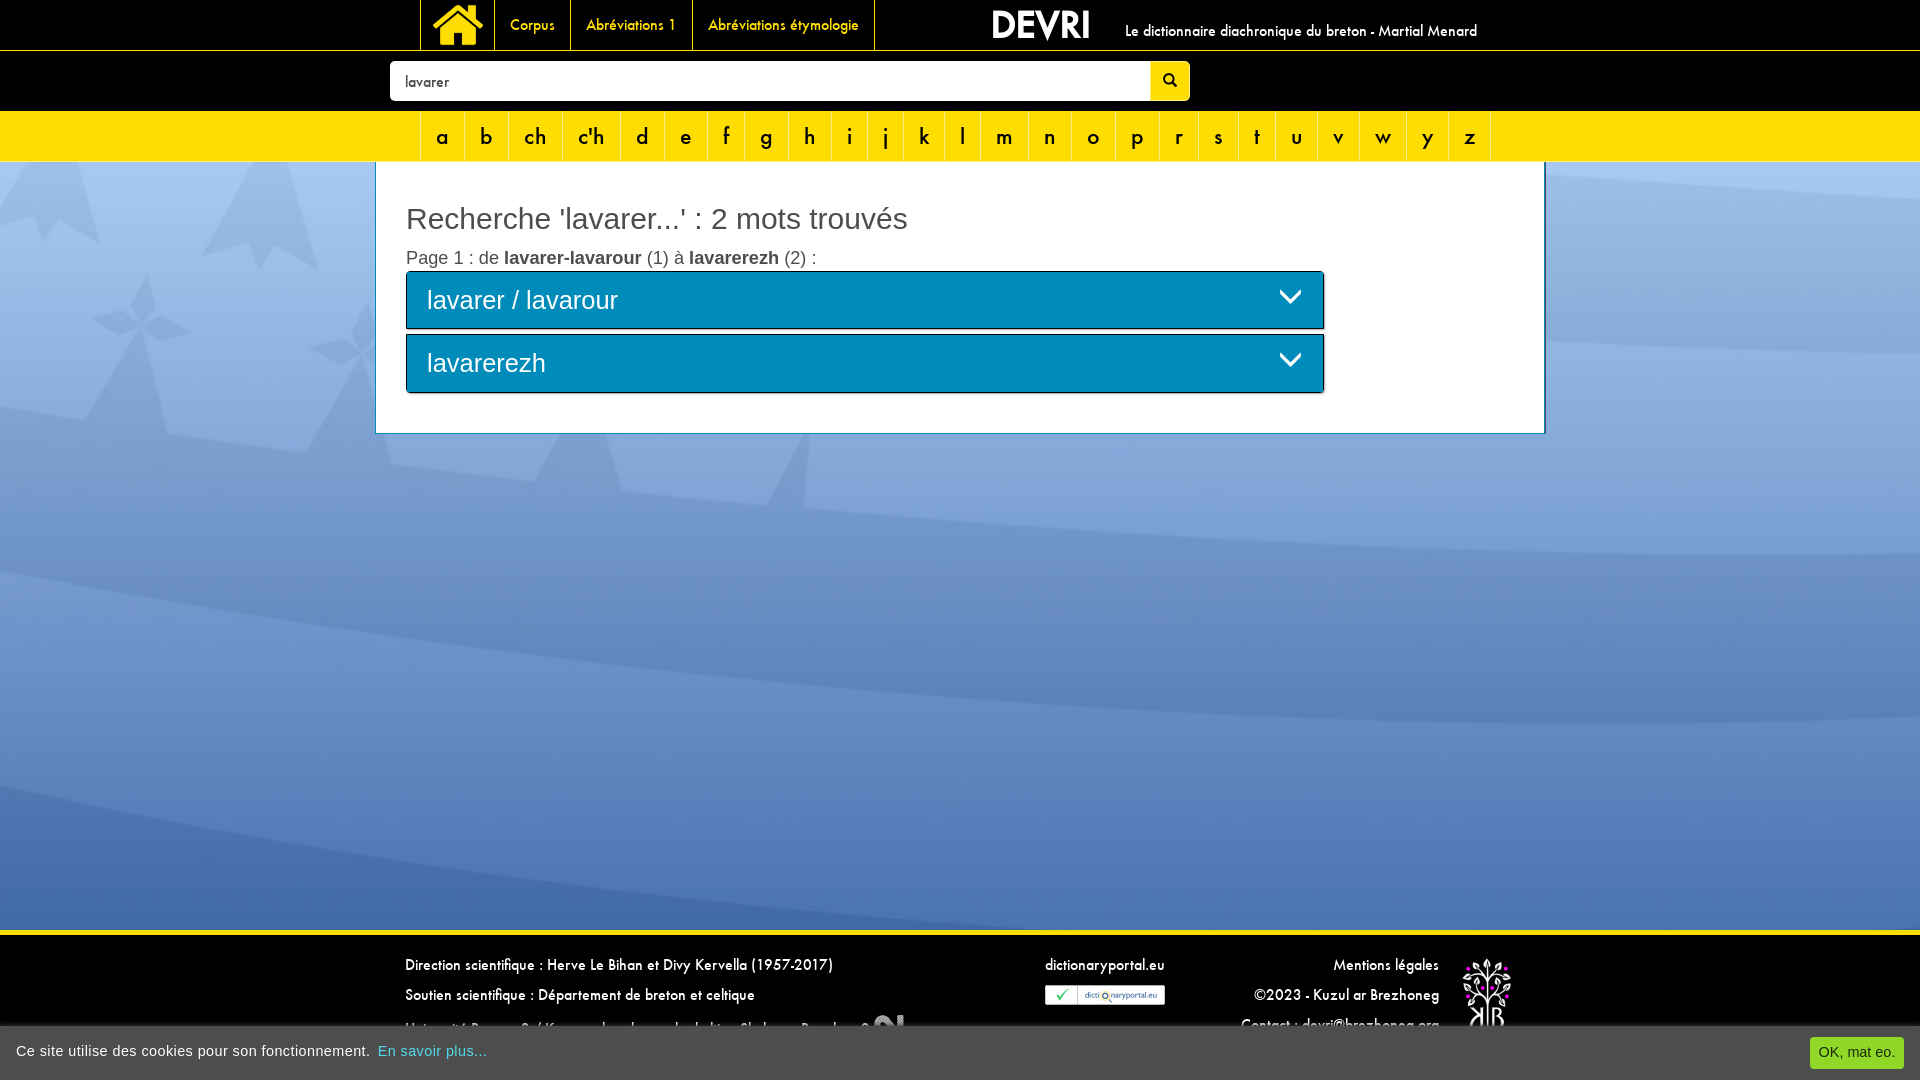  Describe the element at coordinates (766, 135) in the screenshot. I see `'g'` at that location.